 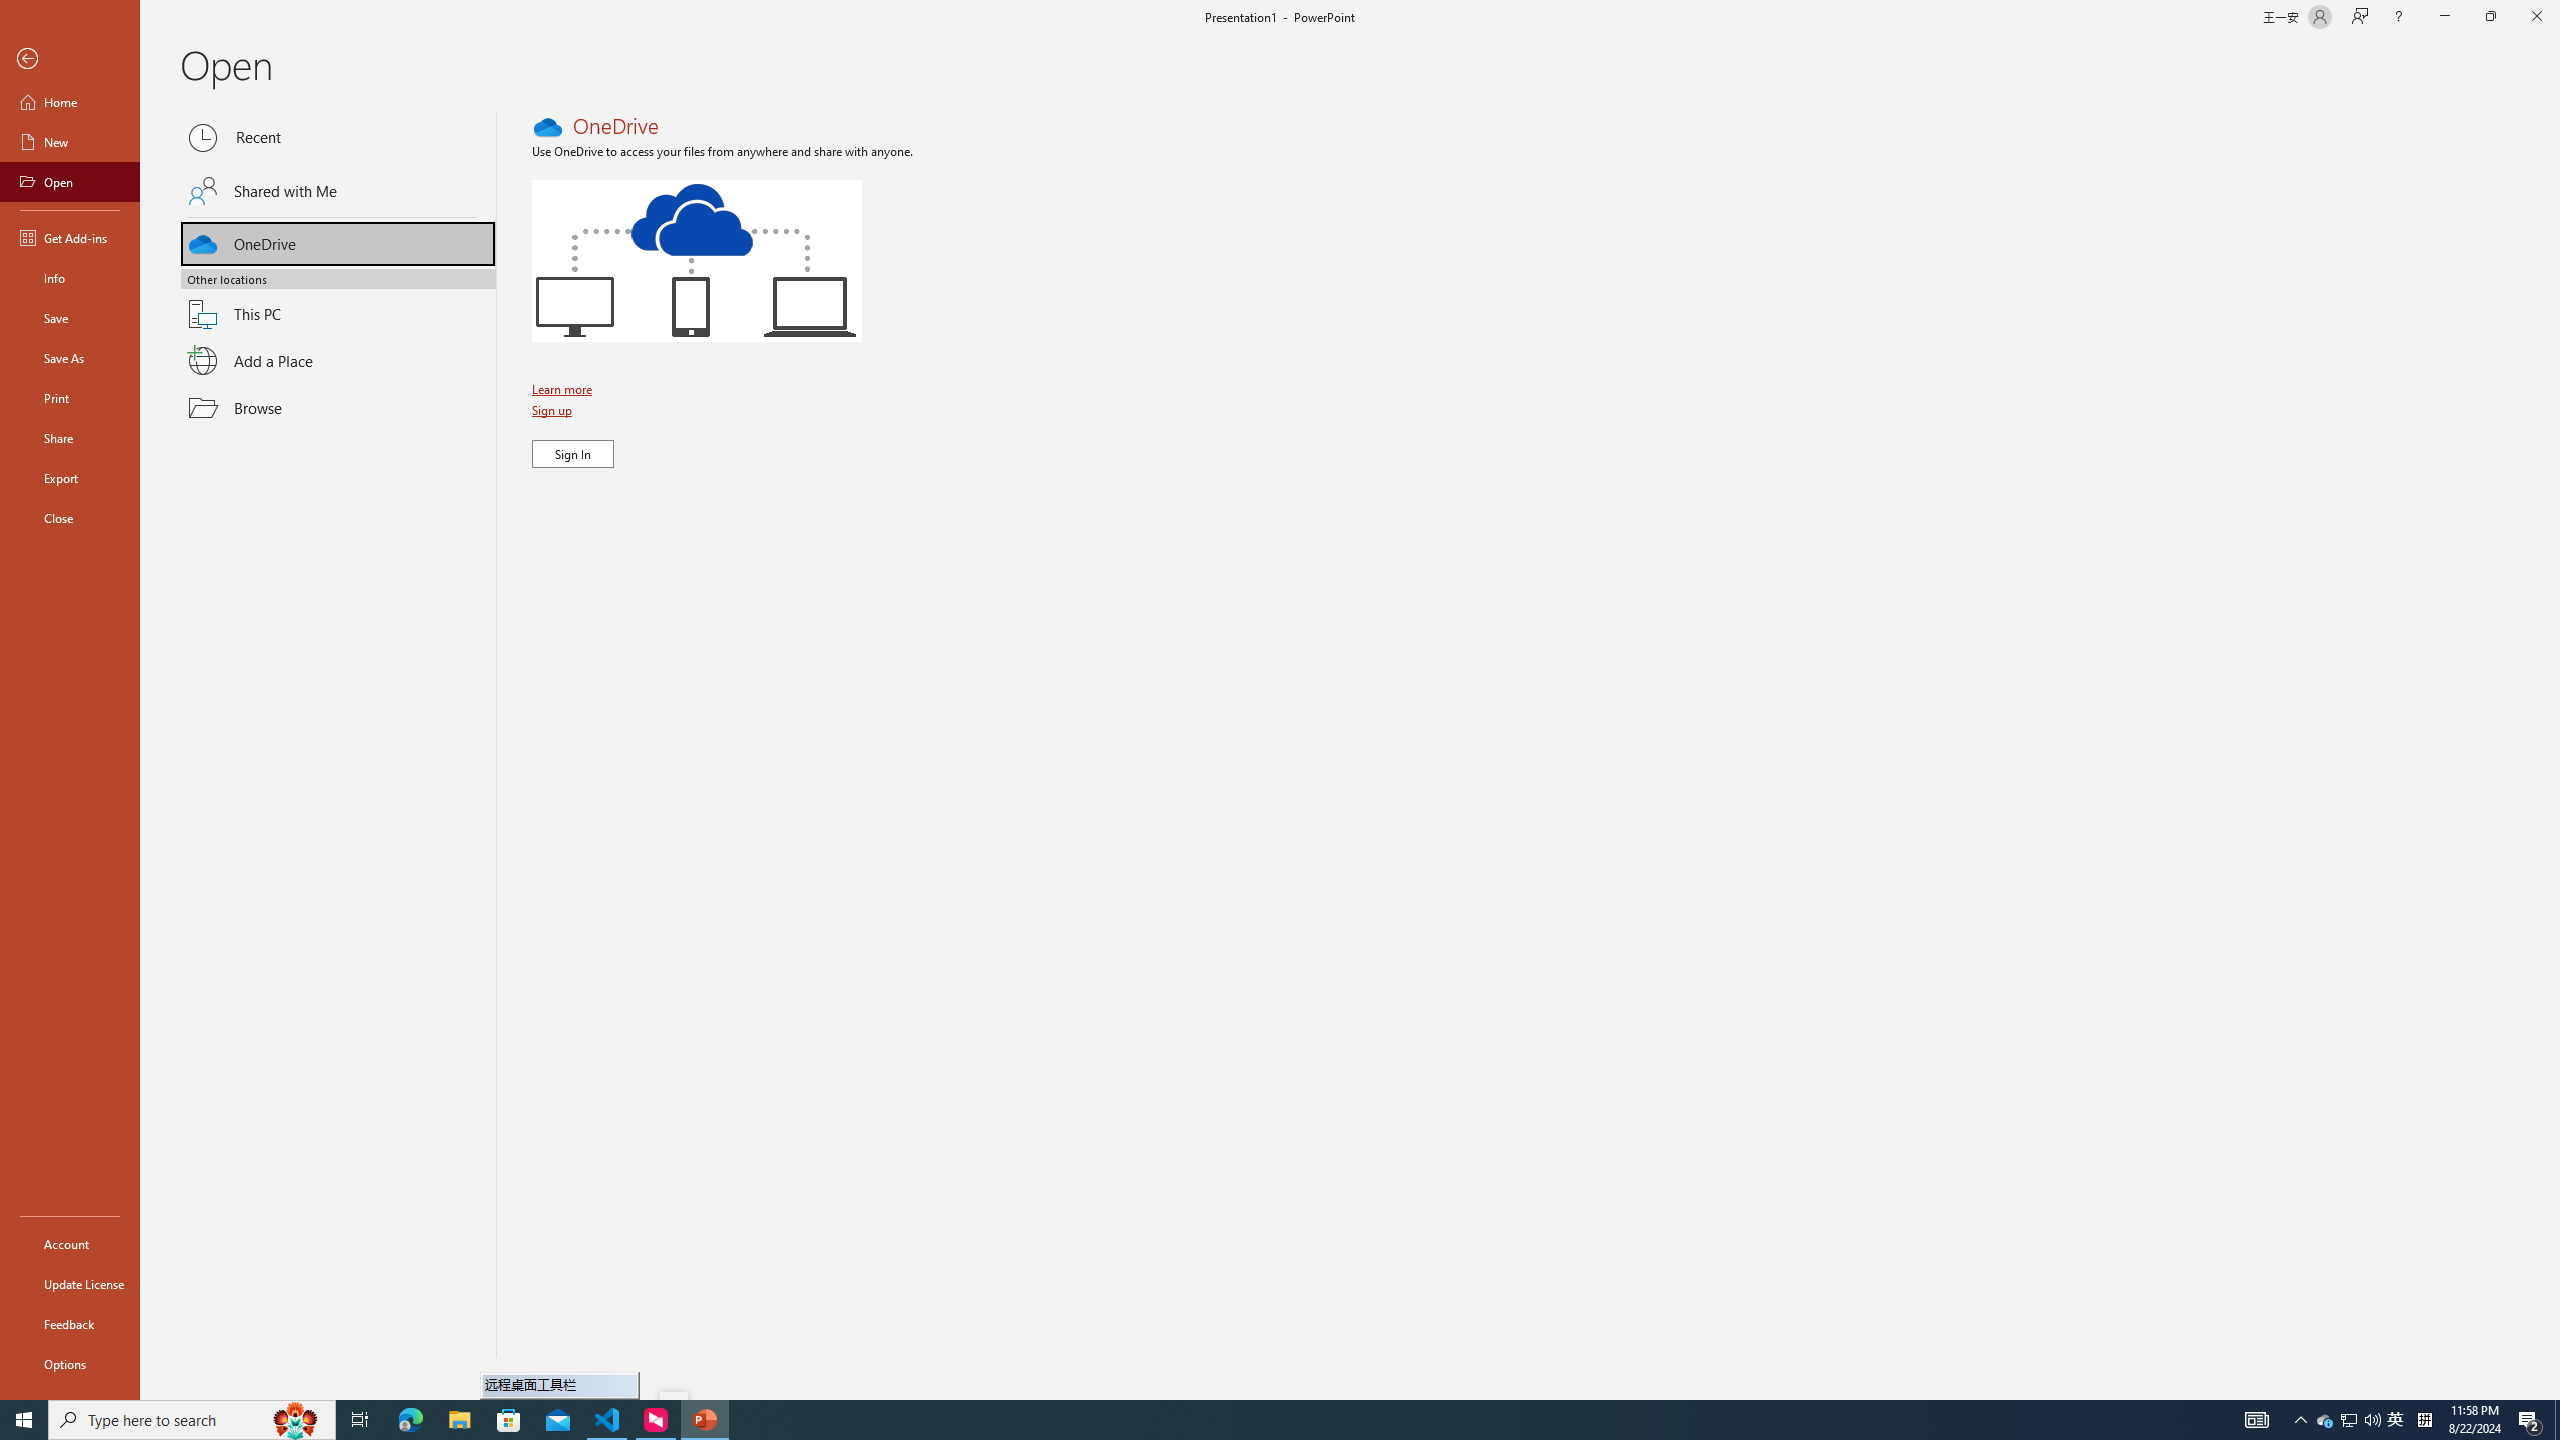 I want to click on 'Learn more', so click(x=563, y=388).